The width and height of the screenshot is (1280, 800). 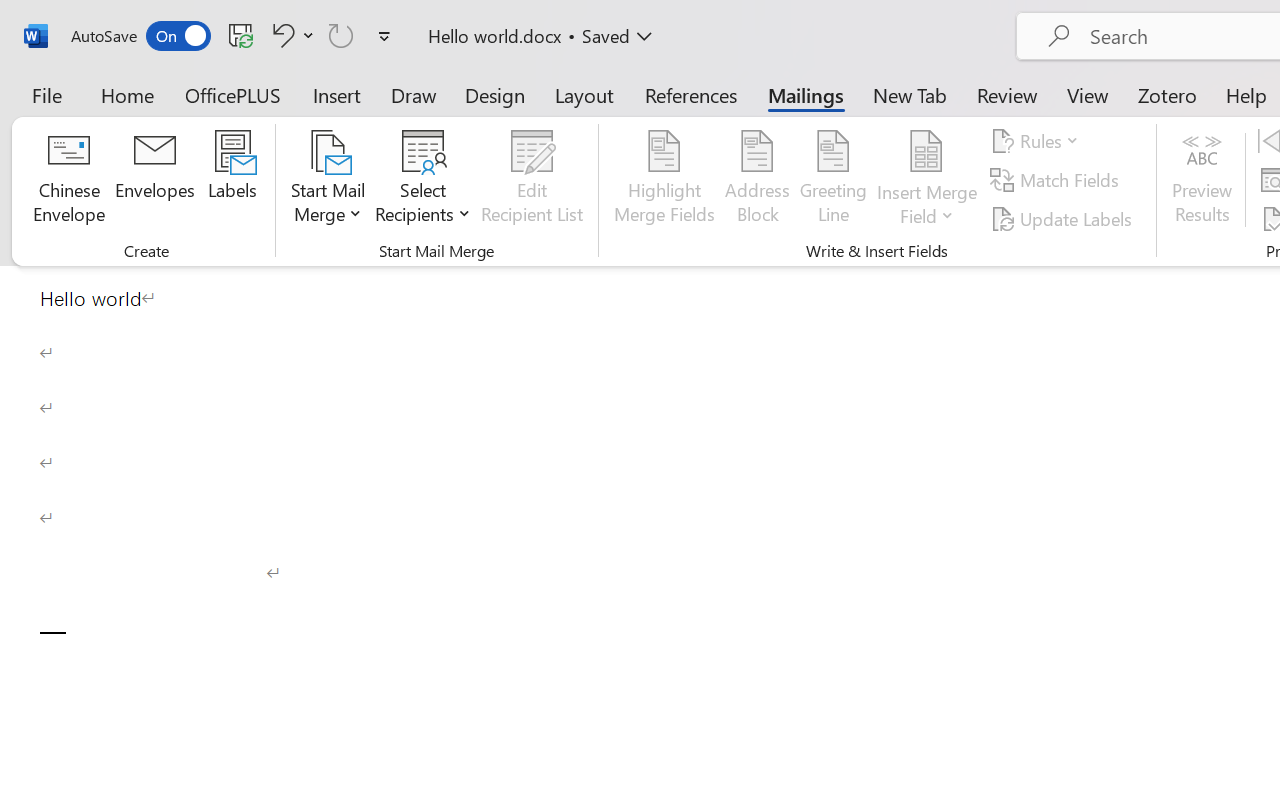 What do you see at coordinates (337, 94) in the screenshot?
I see `'Insert'` at bounding box center [337, 94].